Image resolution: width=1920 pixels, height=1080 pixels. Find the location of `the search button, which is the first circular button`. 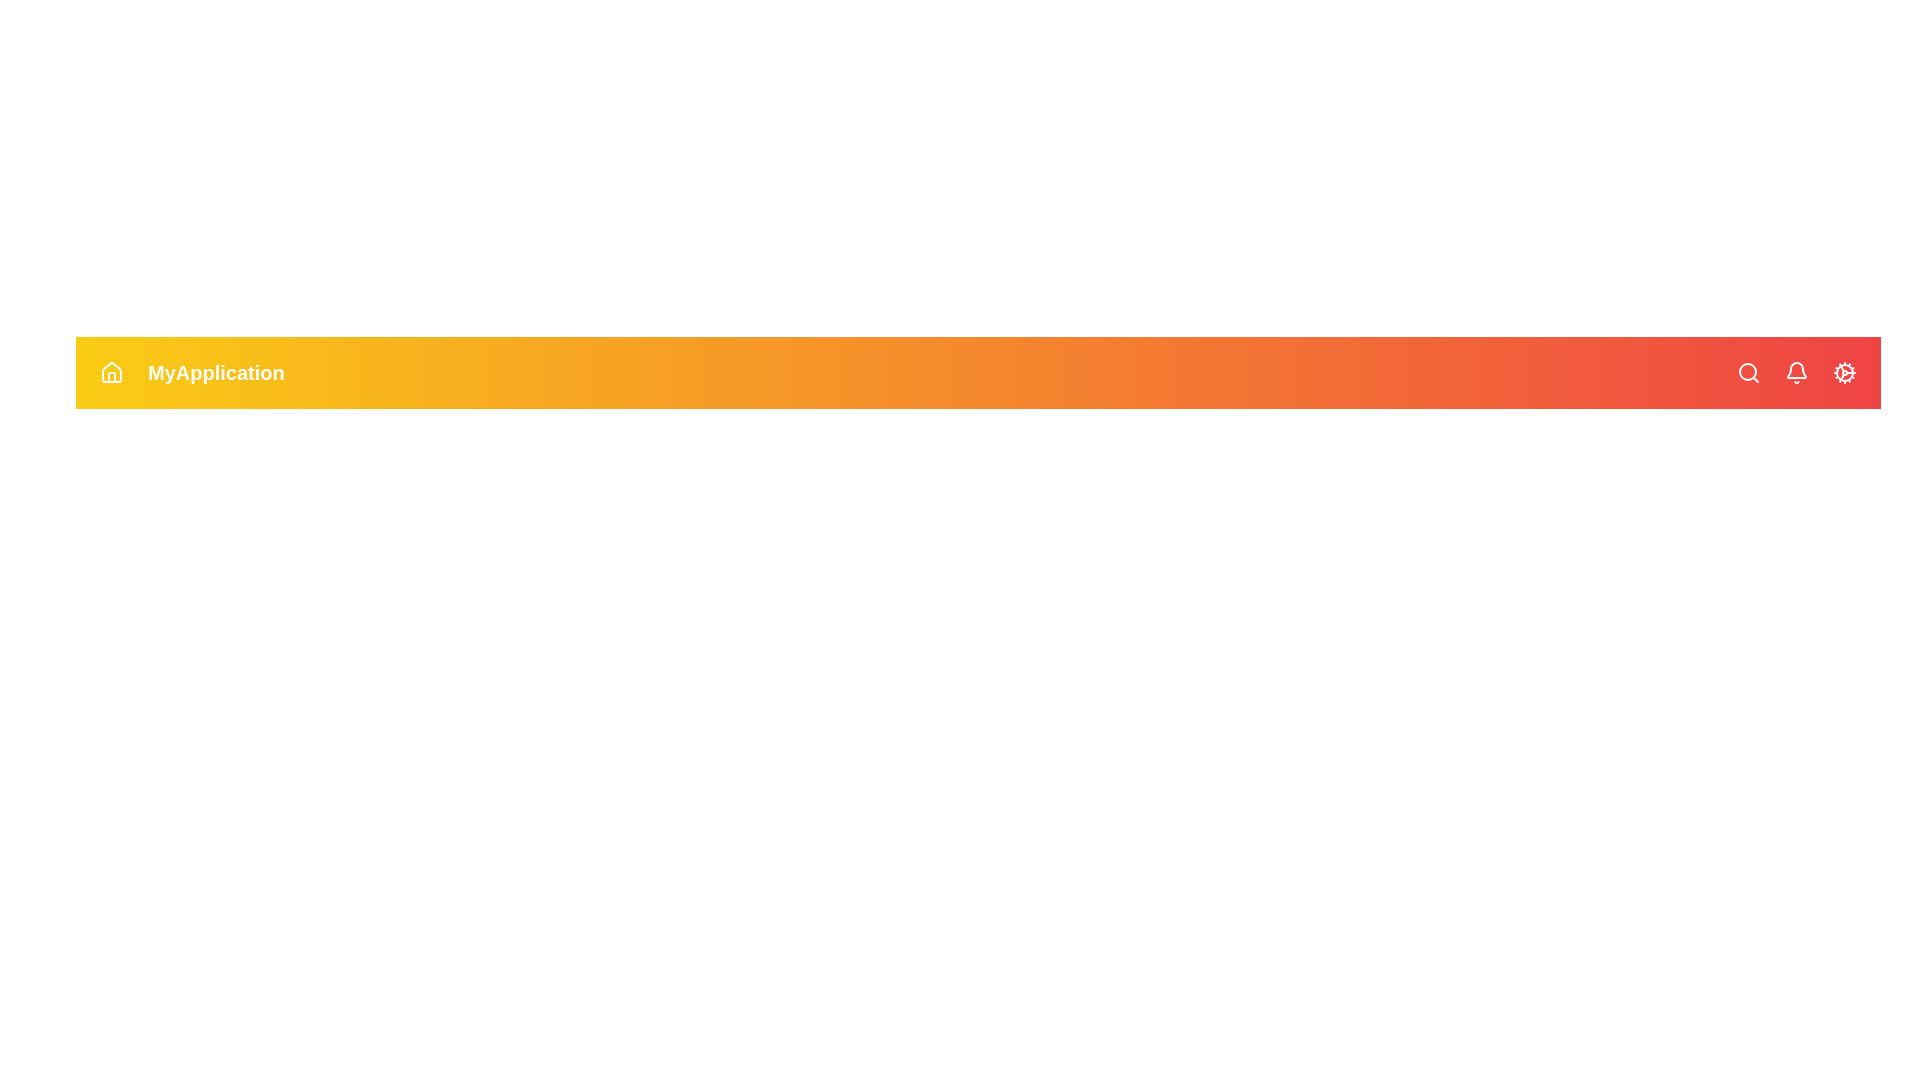

the search button, which is the first circular button is located at coordinates (1747, 373).